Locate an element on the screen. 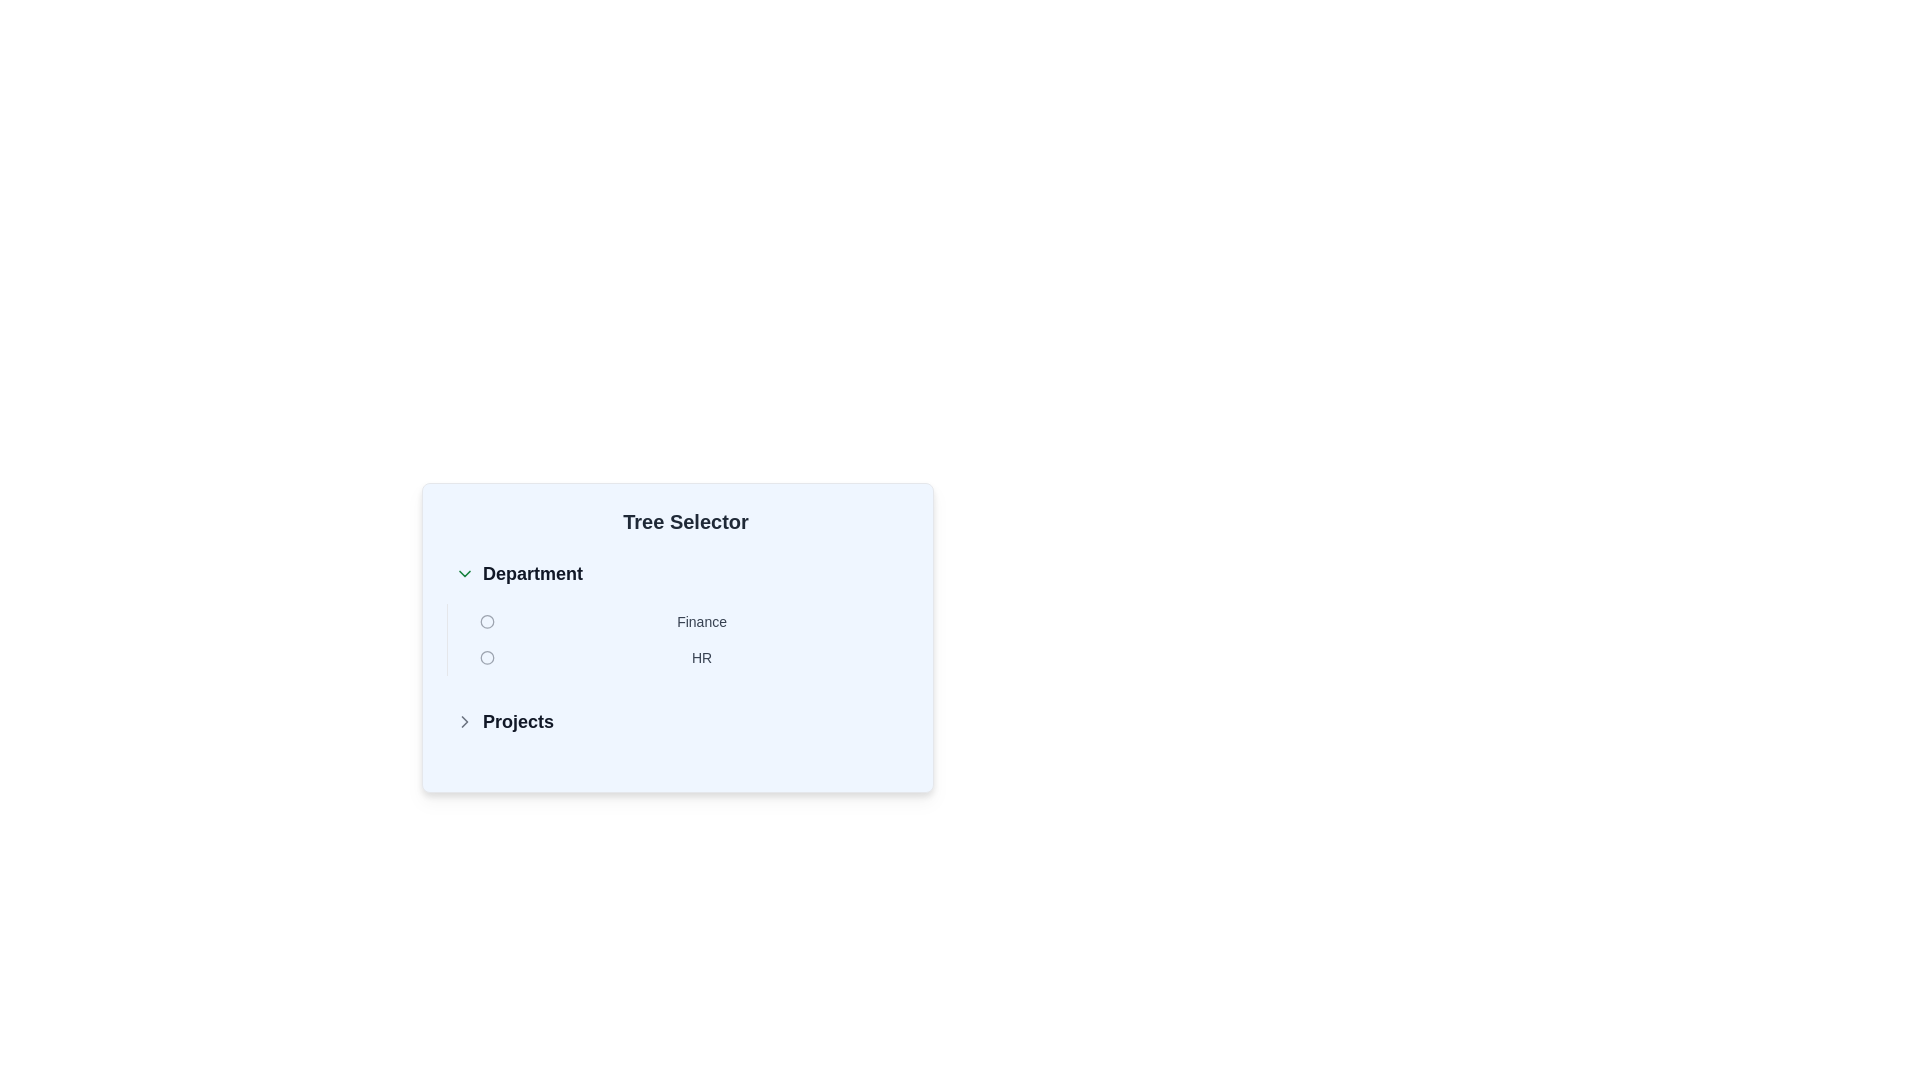  Circle SVG graphical component that indicates the state for the 'Finance' text item using a developer tool is located at coordinates (487, 620).